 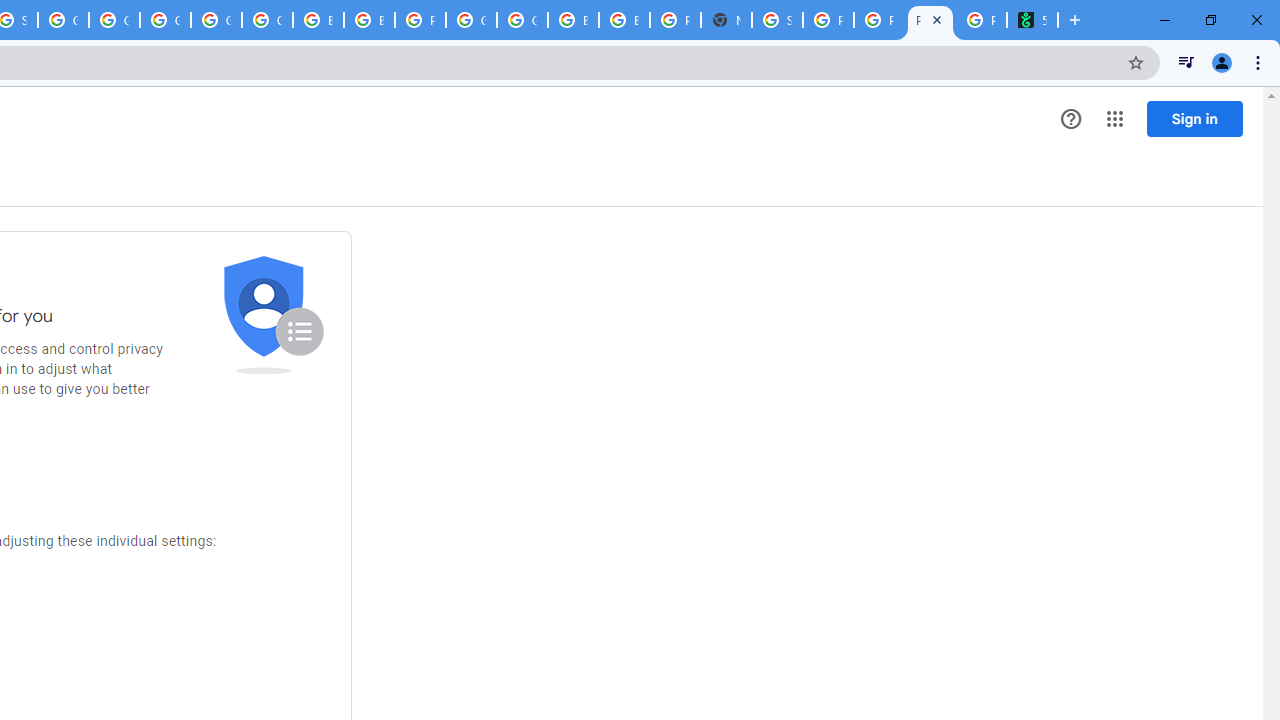 I want to click on 'Sign in - Google Accounts', so click(x=775, y=20).